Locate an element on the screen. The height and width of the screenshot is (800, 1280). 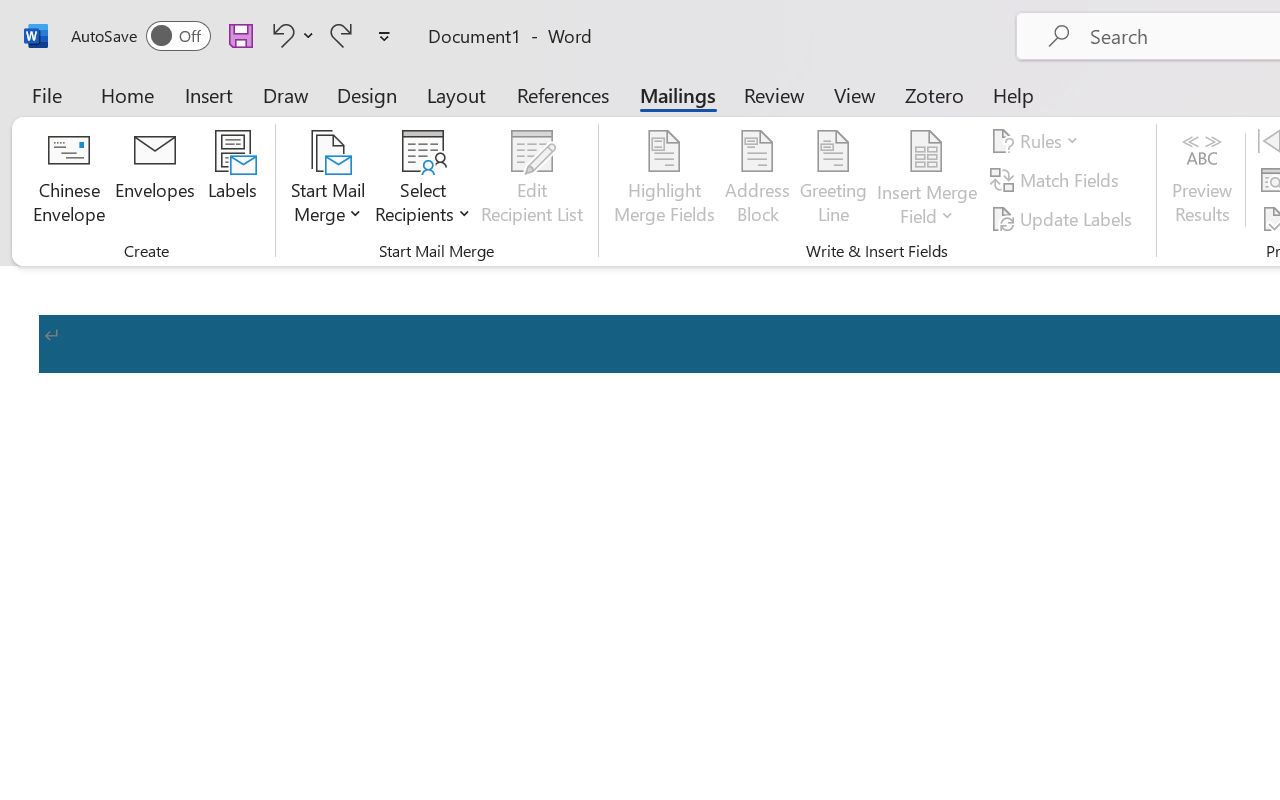
'Insert Merge Field' is located at coordinates (926, 151).